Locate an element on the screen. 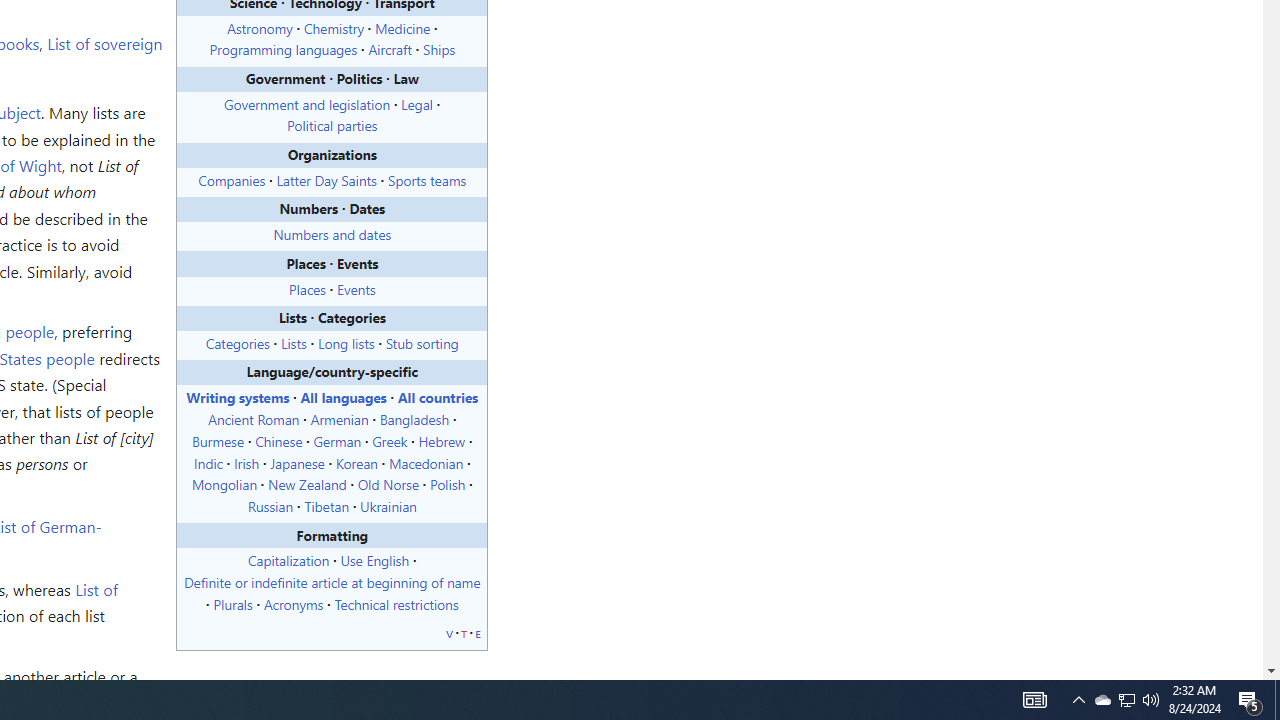  'Indic' is located at coordinates (208, 462).